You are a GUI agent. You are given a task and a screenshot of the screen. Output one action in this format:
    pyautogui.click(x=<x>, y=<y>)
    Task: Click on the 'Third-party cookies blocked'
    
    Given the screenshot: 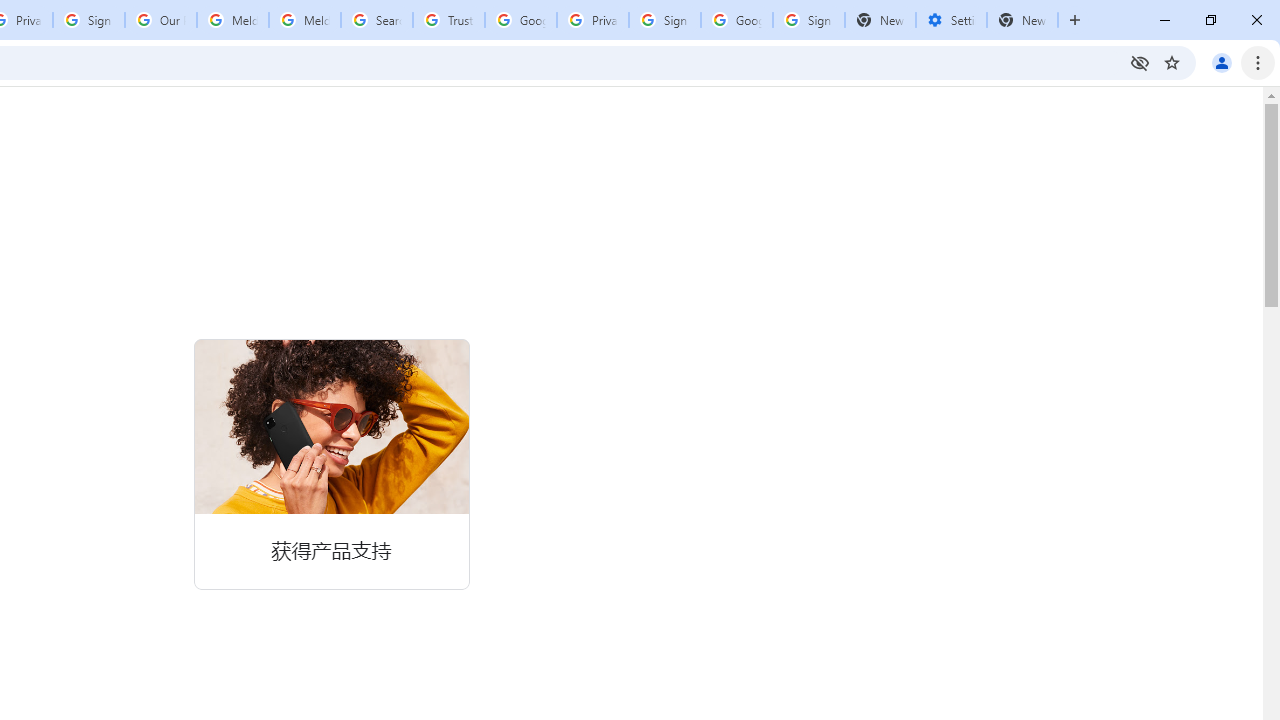 What is the action you would take?
    pyautogui.click(x=1139, y=61)
    